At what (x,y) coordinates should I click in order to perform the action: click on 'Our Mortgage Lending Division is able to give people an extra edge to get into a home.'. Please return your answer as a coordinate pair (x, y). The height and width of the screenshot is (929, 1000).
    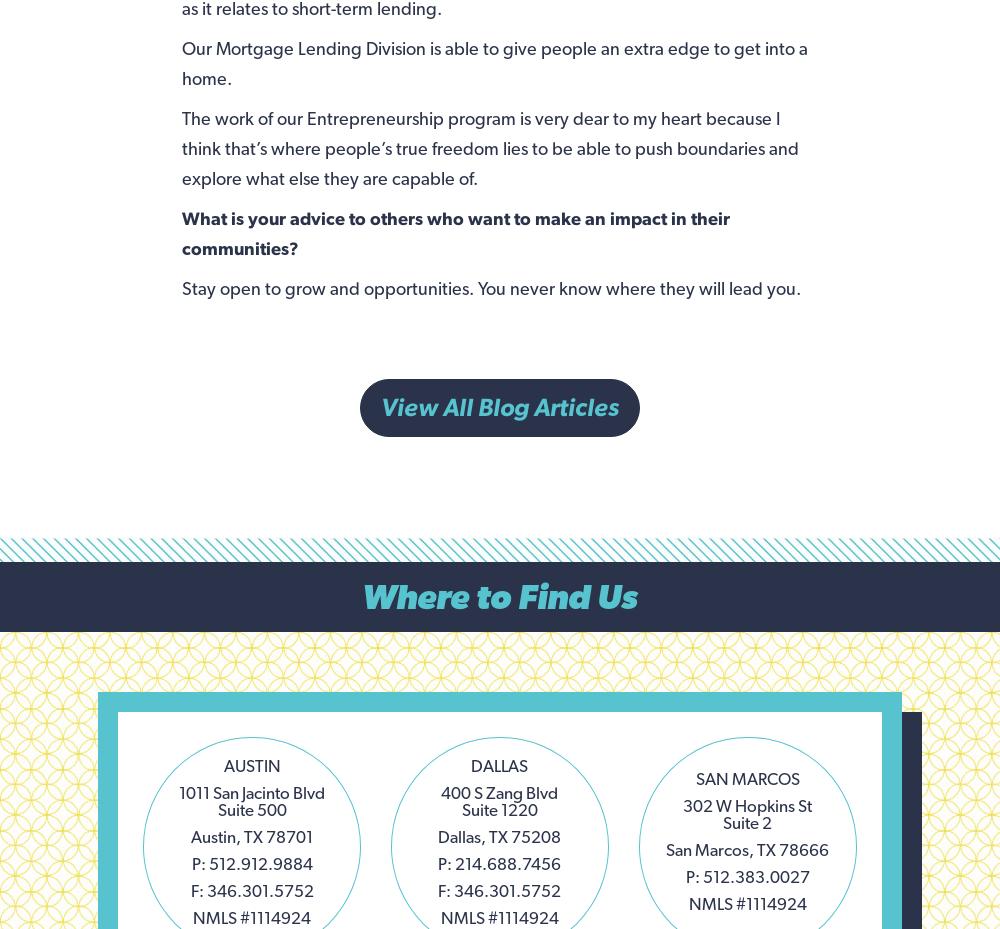
    Looking at the image, I should click on (181, 61).